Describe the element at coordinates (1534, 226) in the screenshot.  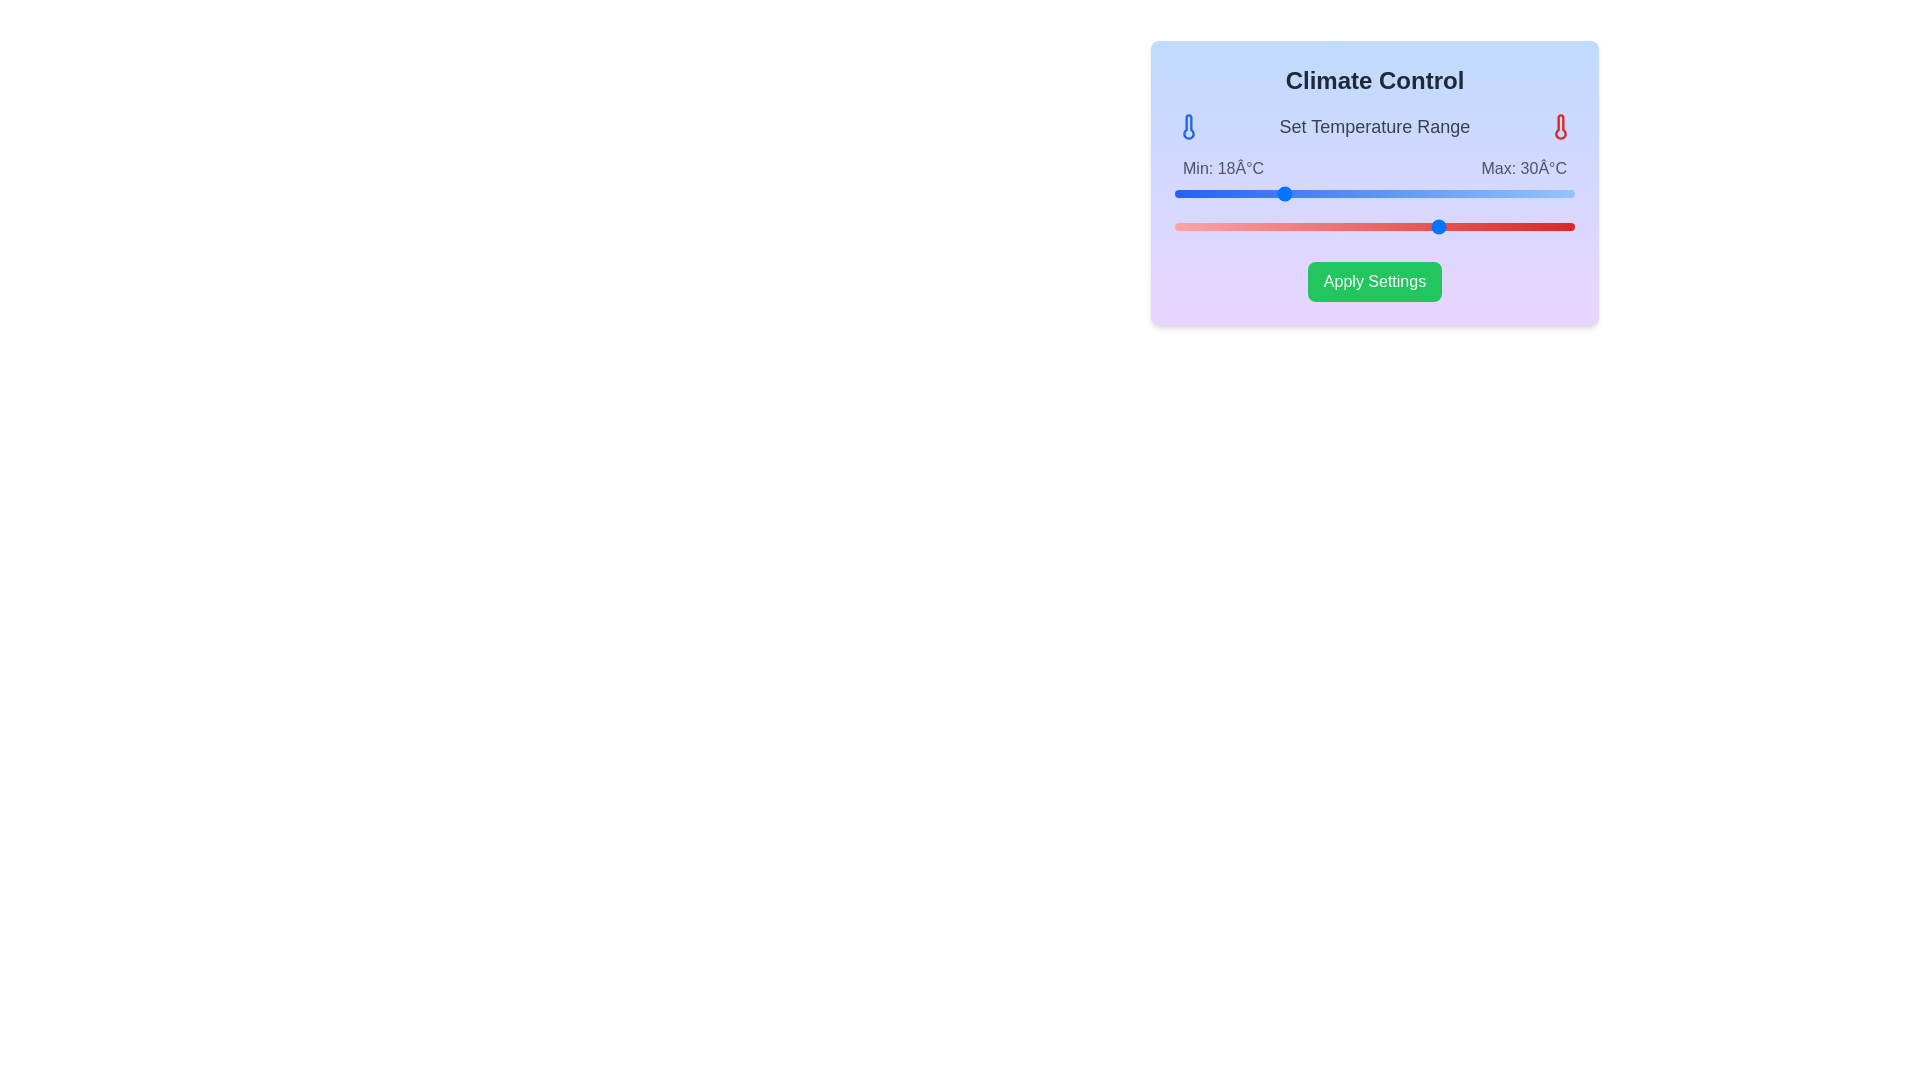
I see `the maximum temperature range to 37°C using the right slider` at that location.